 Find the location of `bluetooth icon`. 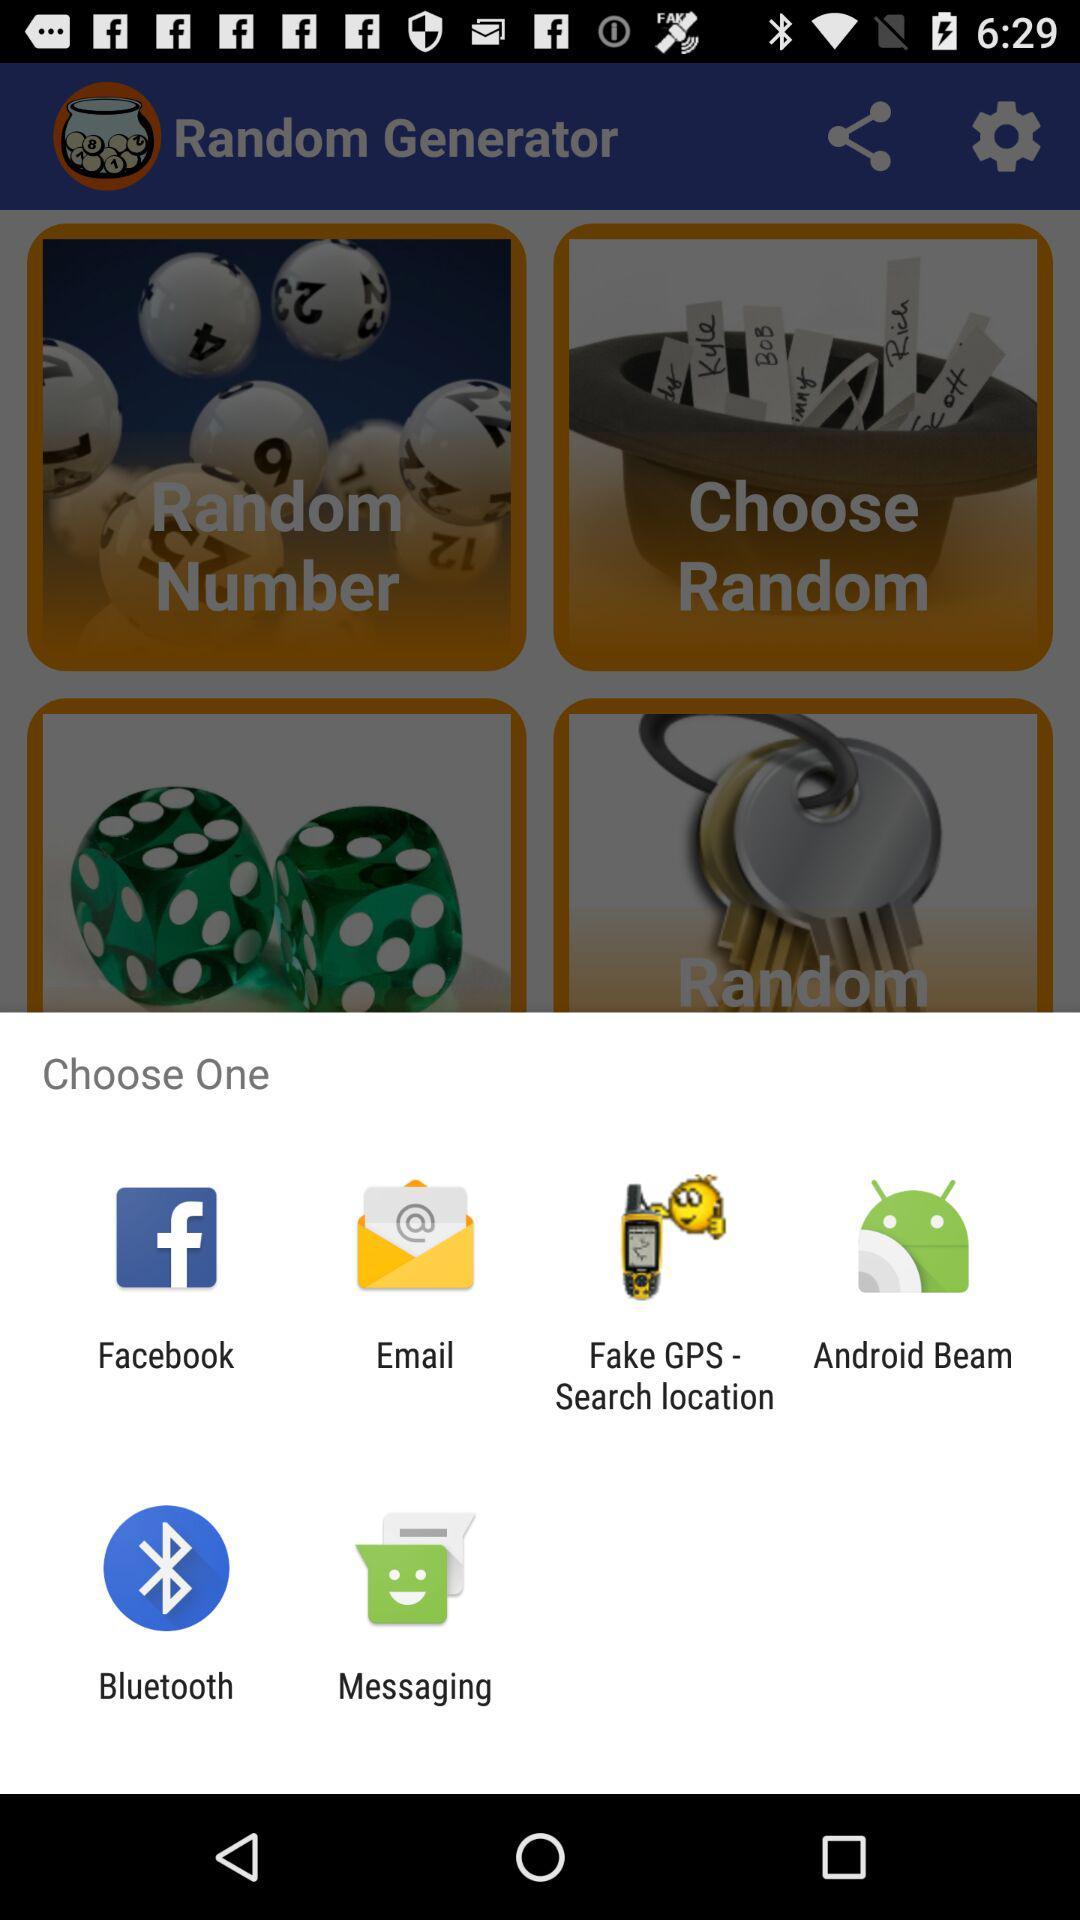

bluetooth icon is located at coordinates (165, 1705).